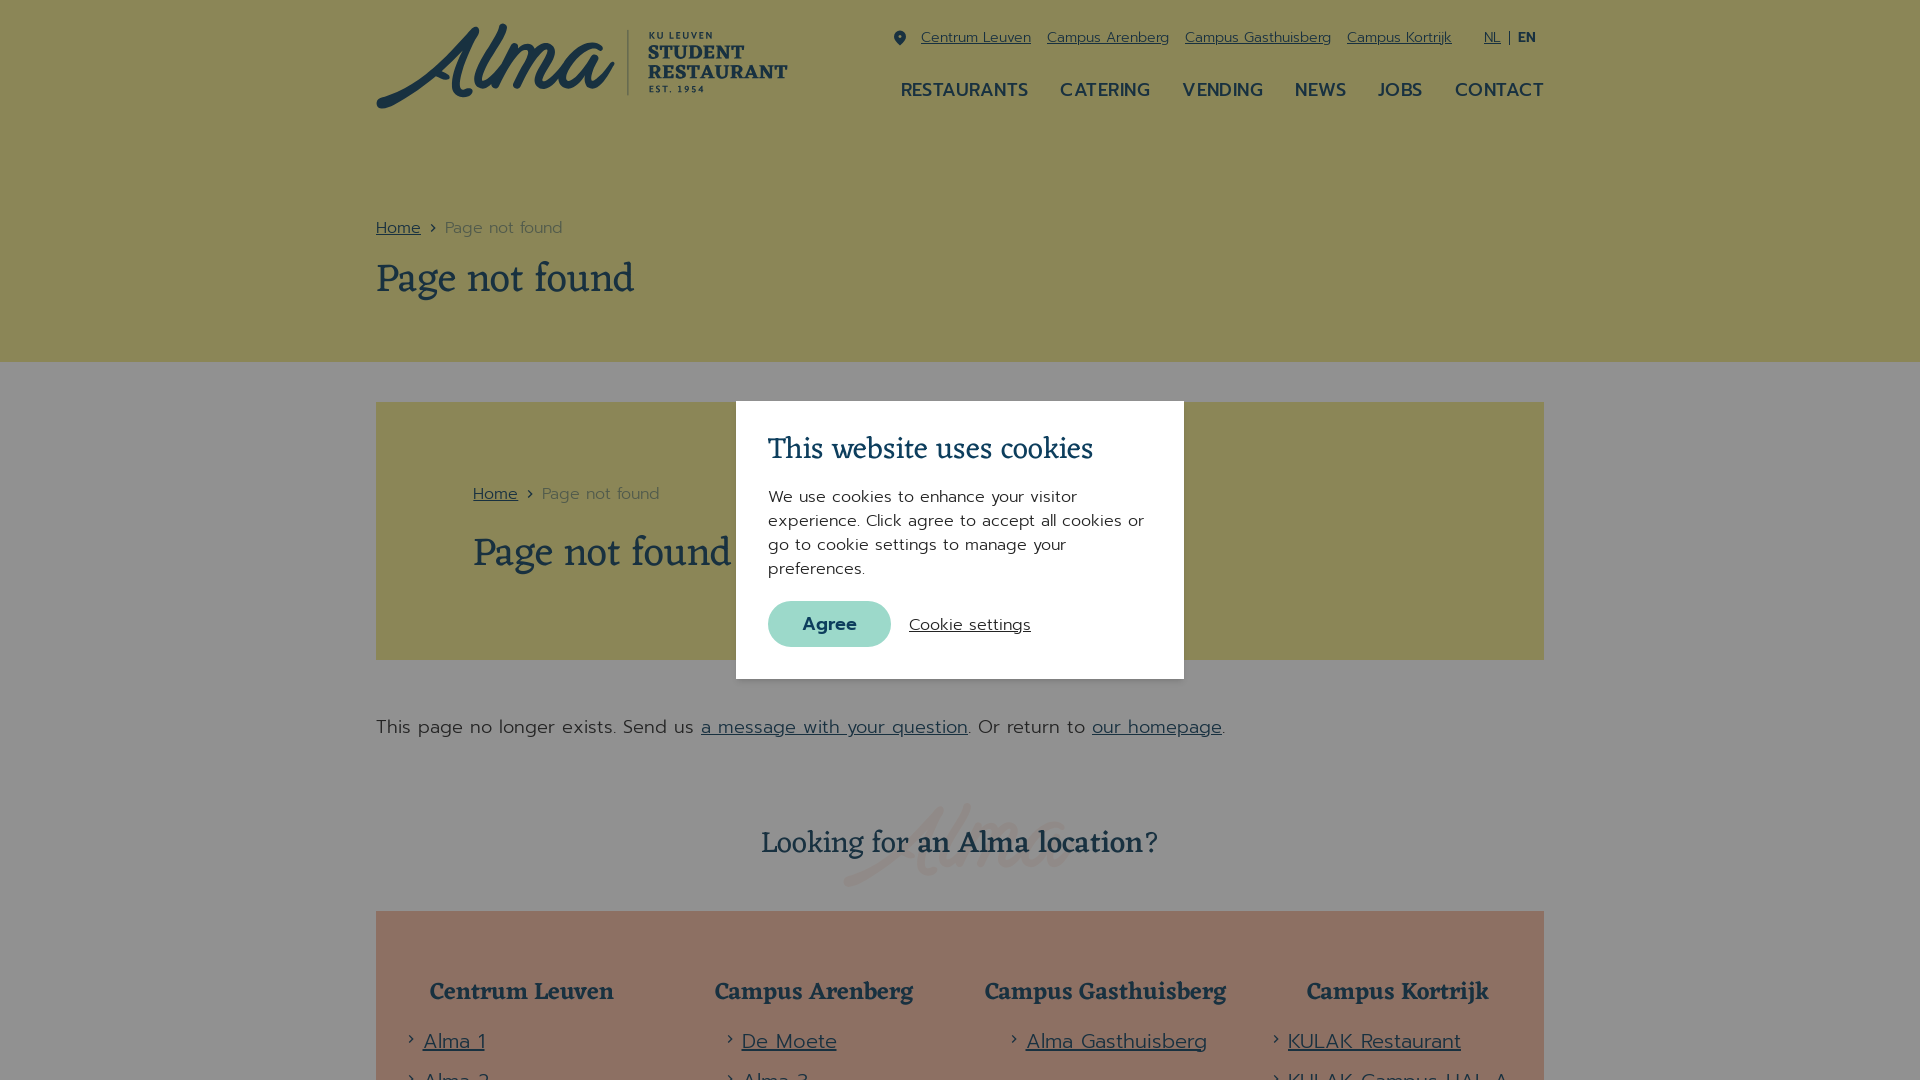 The image size is (1920, 1080). I want to click on 'CONTACT', so click(1499, 88).